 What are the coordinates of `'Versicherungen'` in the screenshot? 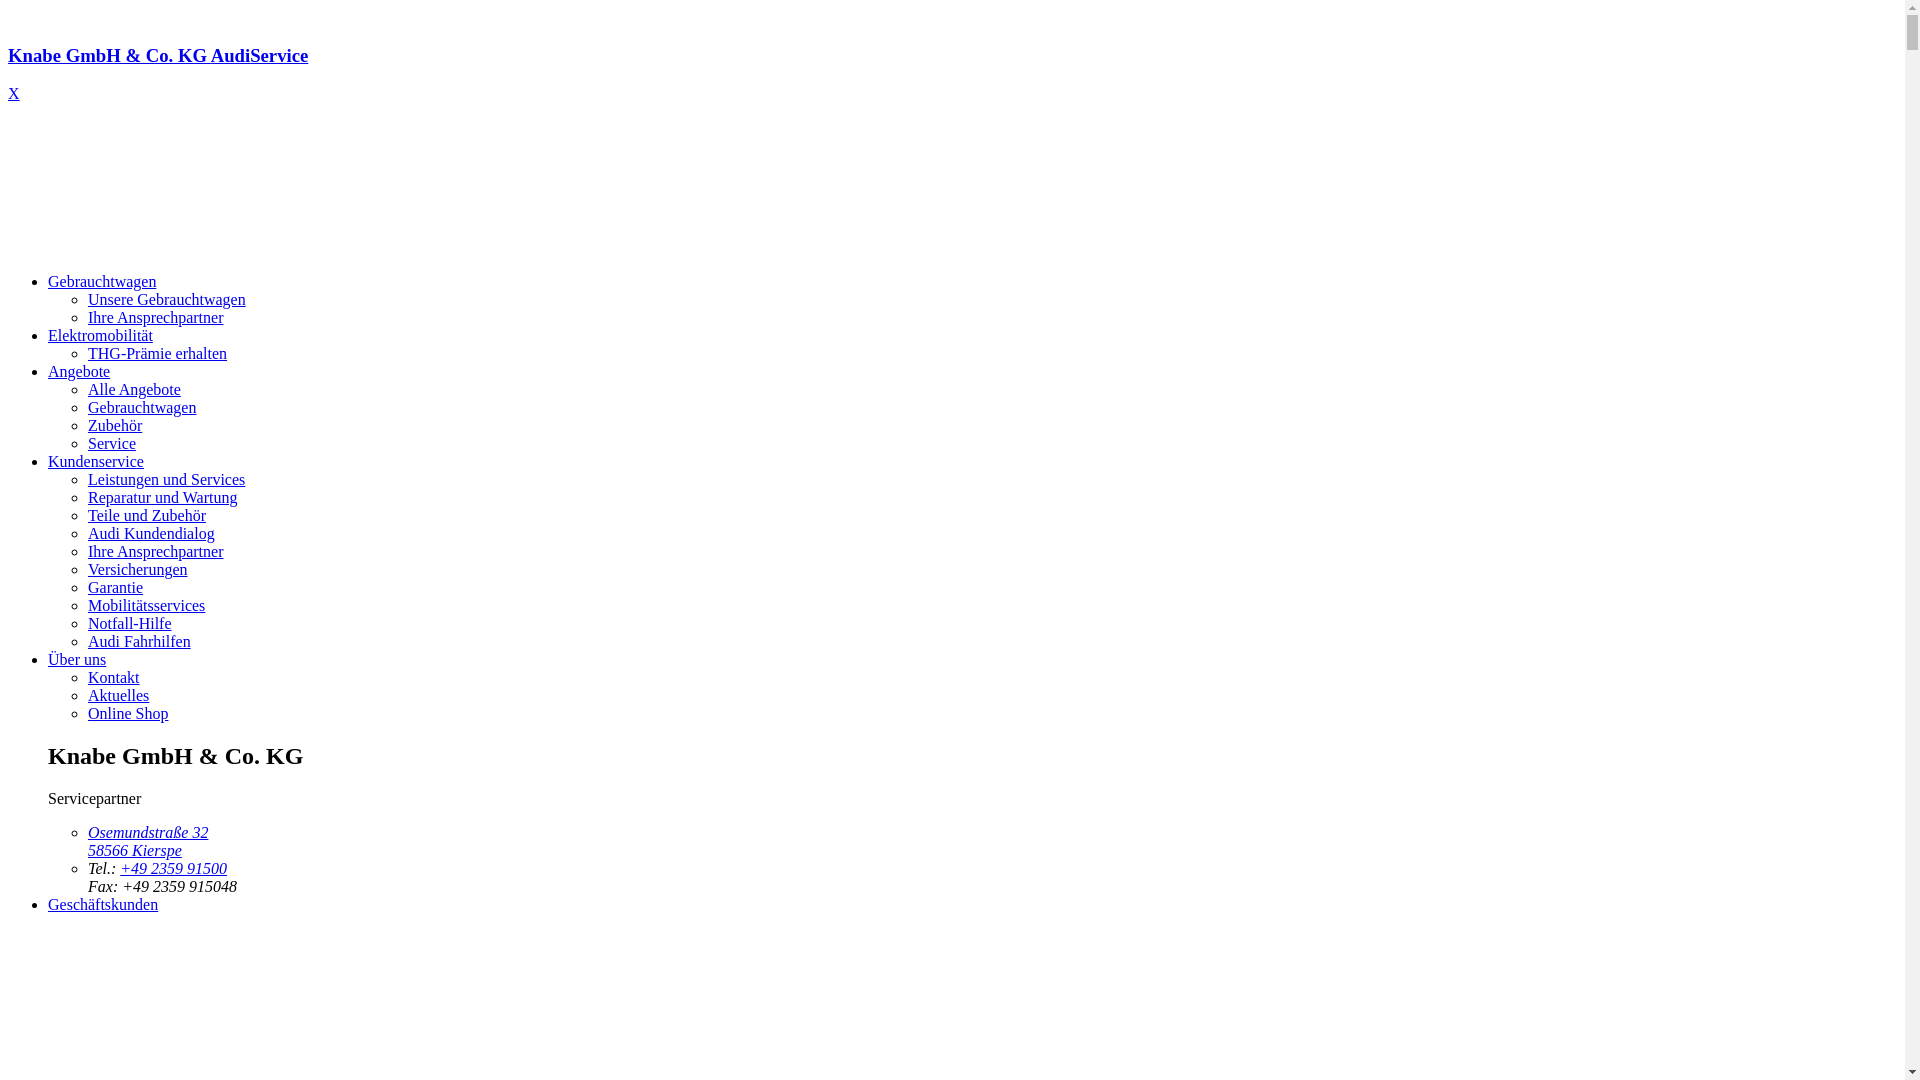 It's located at (137, 569).